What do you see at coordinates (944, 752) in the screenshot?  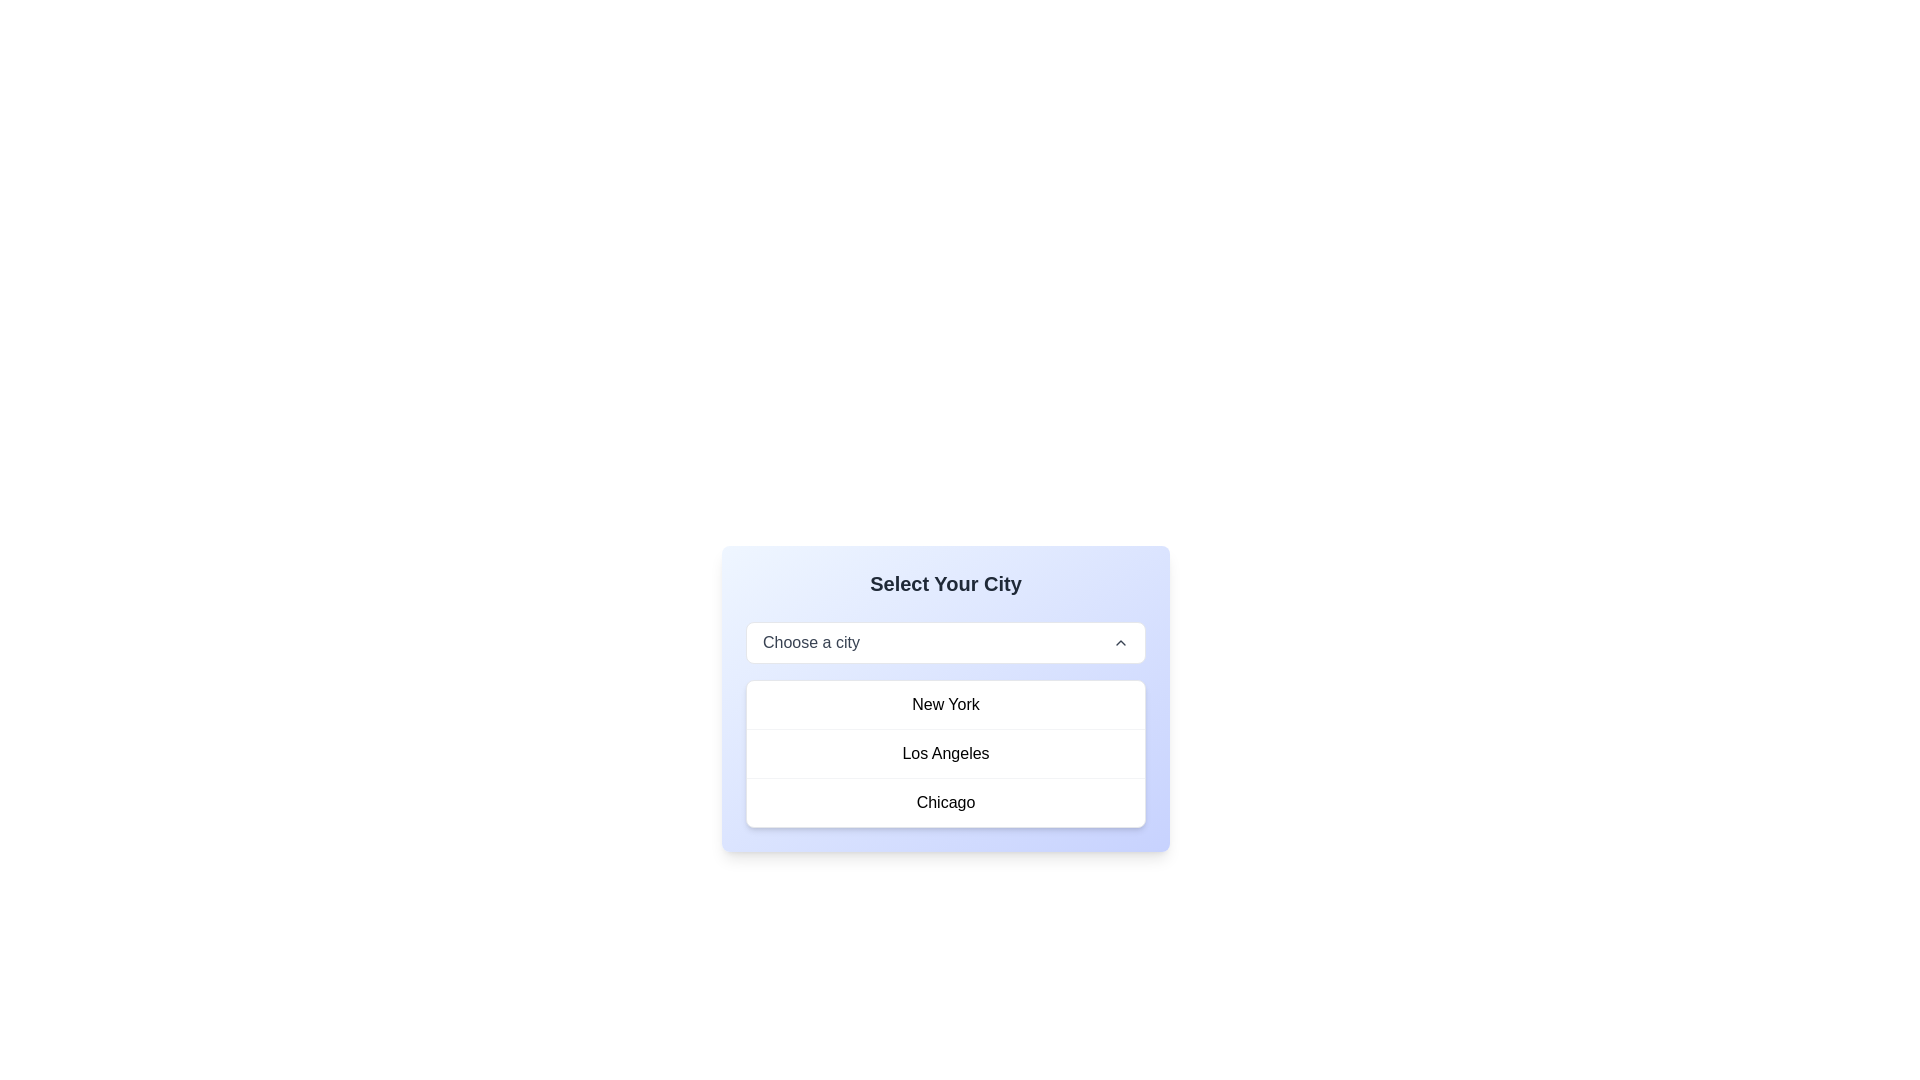 I see `the text-based selectable list item labeled 'Los Angeles' in the dropdown menu` at bounding box center [944, 752].